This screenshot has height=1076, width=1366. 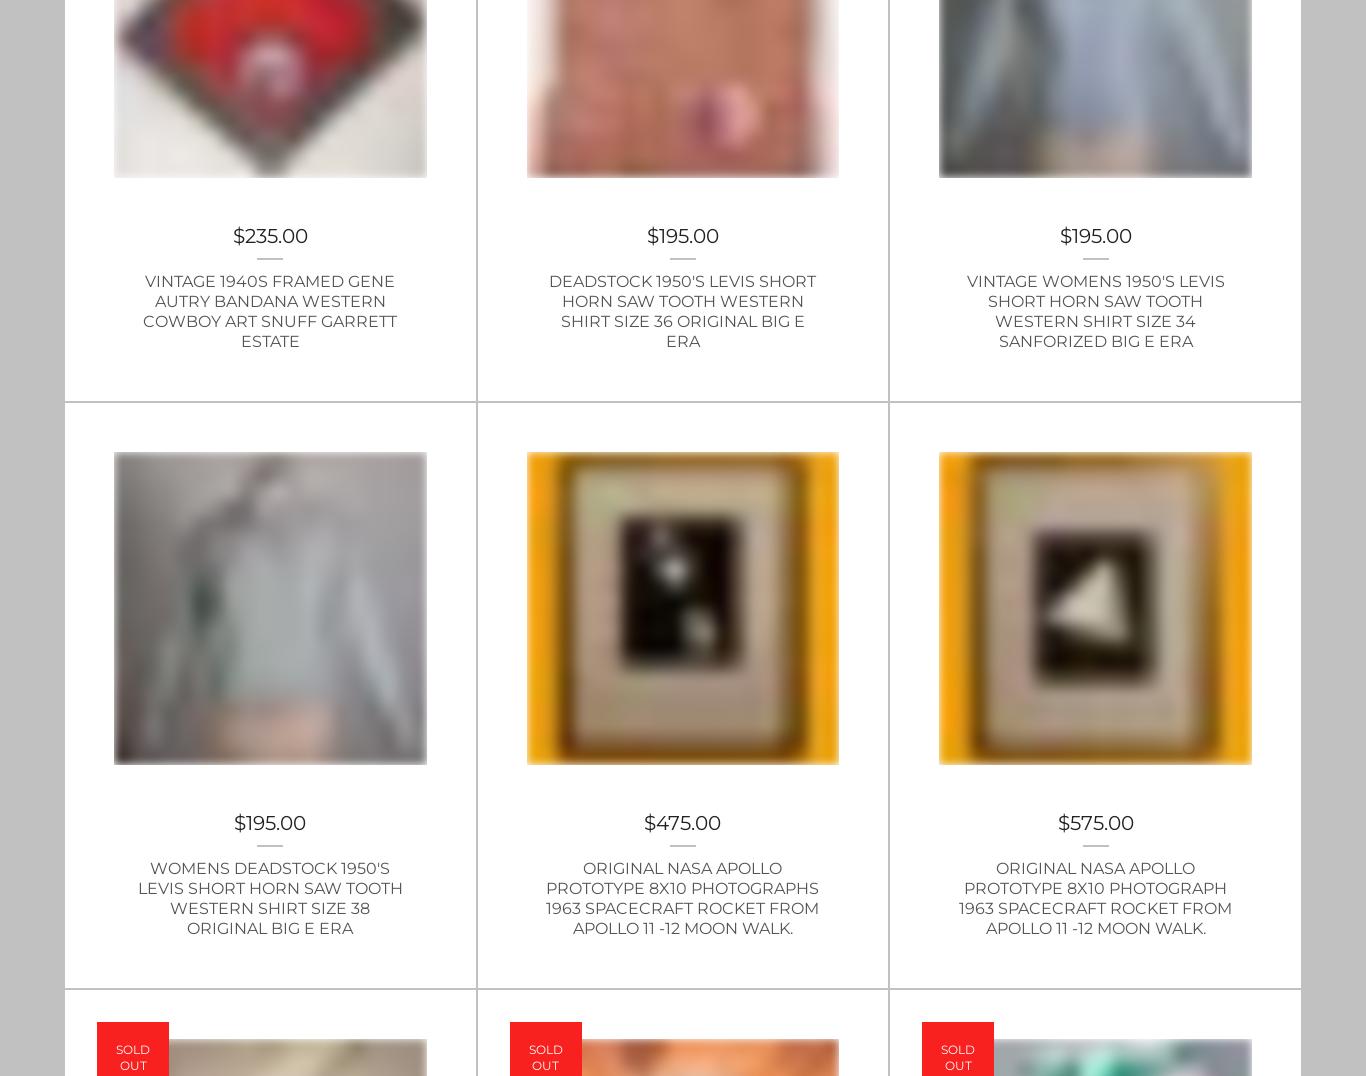 What do you see at coordinates (269, 897) in the screenshot?
I see `'Womens Deadstock 1950's LEVIS Short Horn Saw Tooth Western Shirt Size 38 Original Big E Era'` at bounding box center [269, 897].